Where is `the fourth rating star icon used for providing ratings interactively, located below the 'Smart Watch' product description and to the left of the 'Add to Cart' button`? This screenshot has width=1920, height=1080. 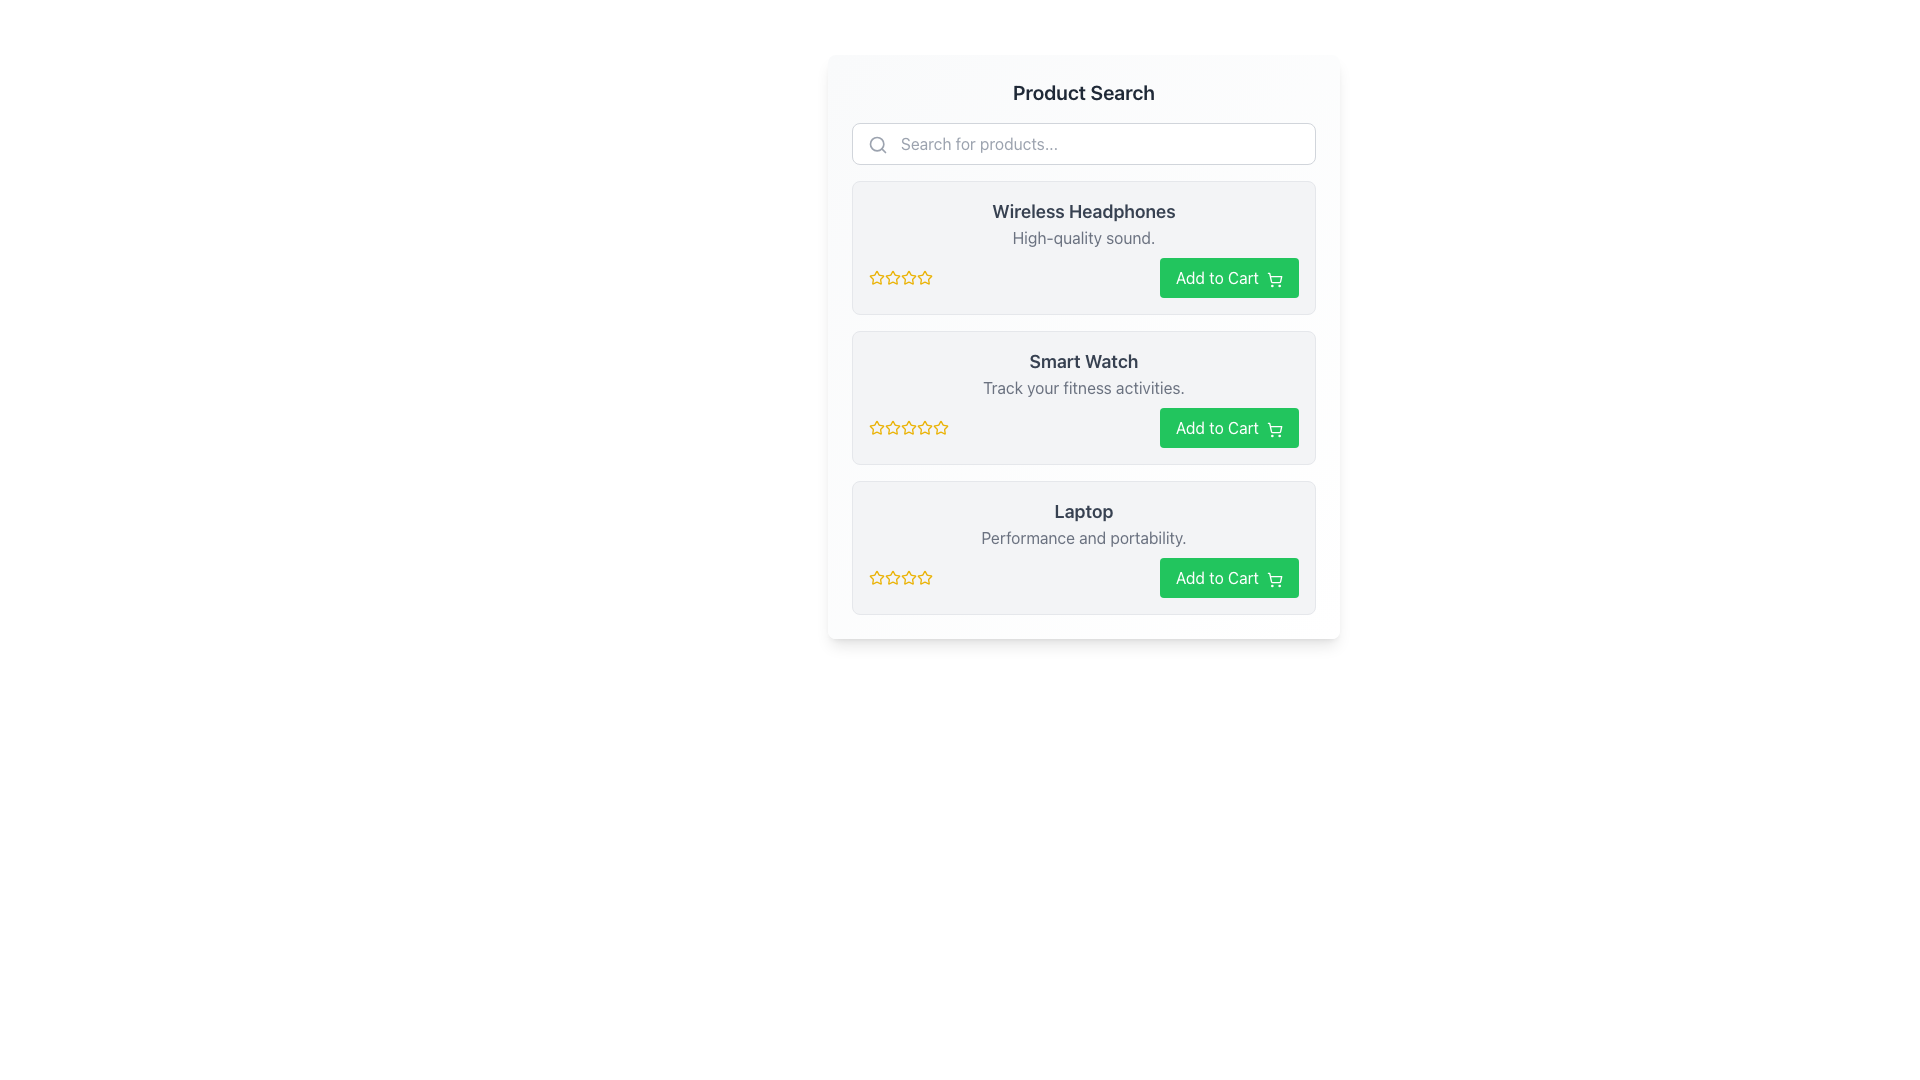
the fourth rating star icon used for providing ratings interactively, located below the 'Smart Watch' product description and to the left of the 'Add to Cart' button is located at coordinates (907, 427).